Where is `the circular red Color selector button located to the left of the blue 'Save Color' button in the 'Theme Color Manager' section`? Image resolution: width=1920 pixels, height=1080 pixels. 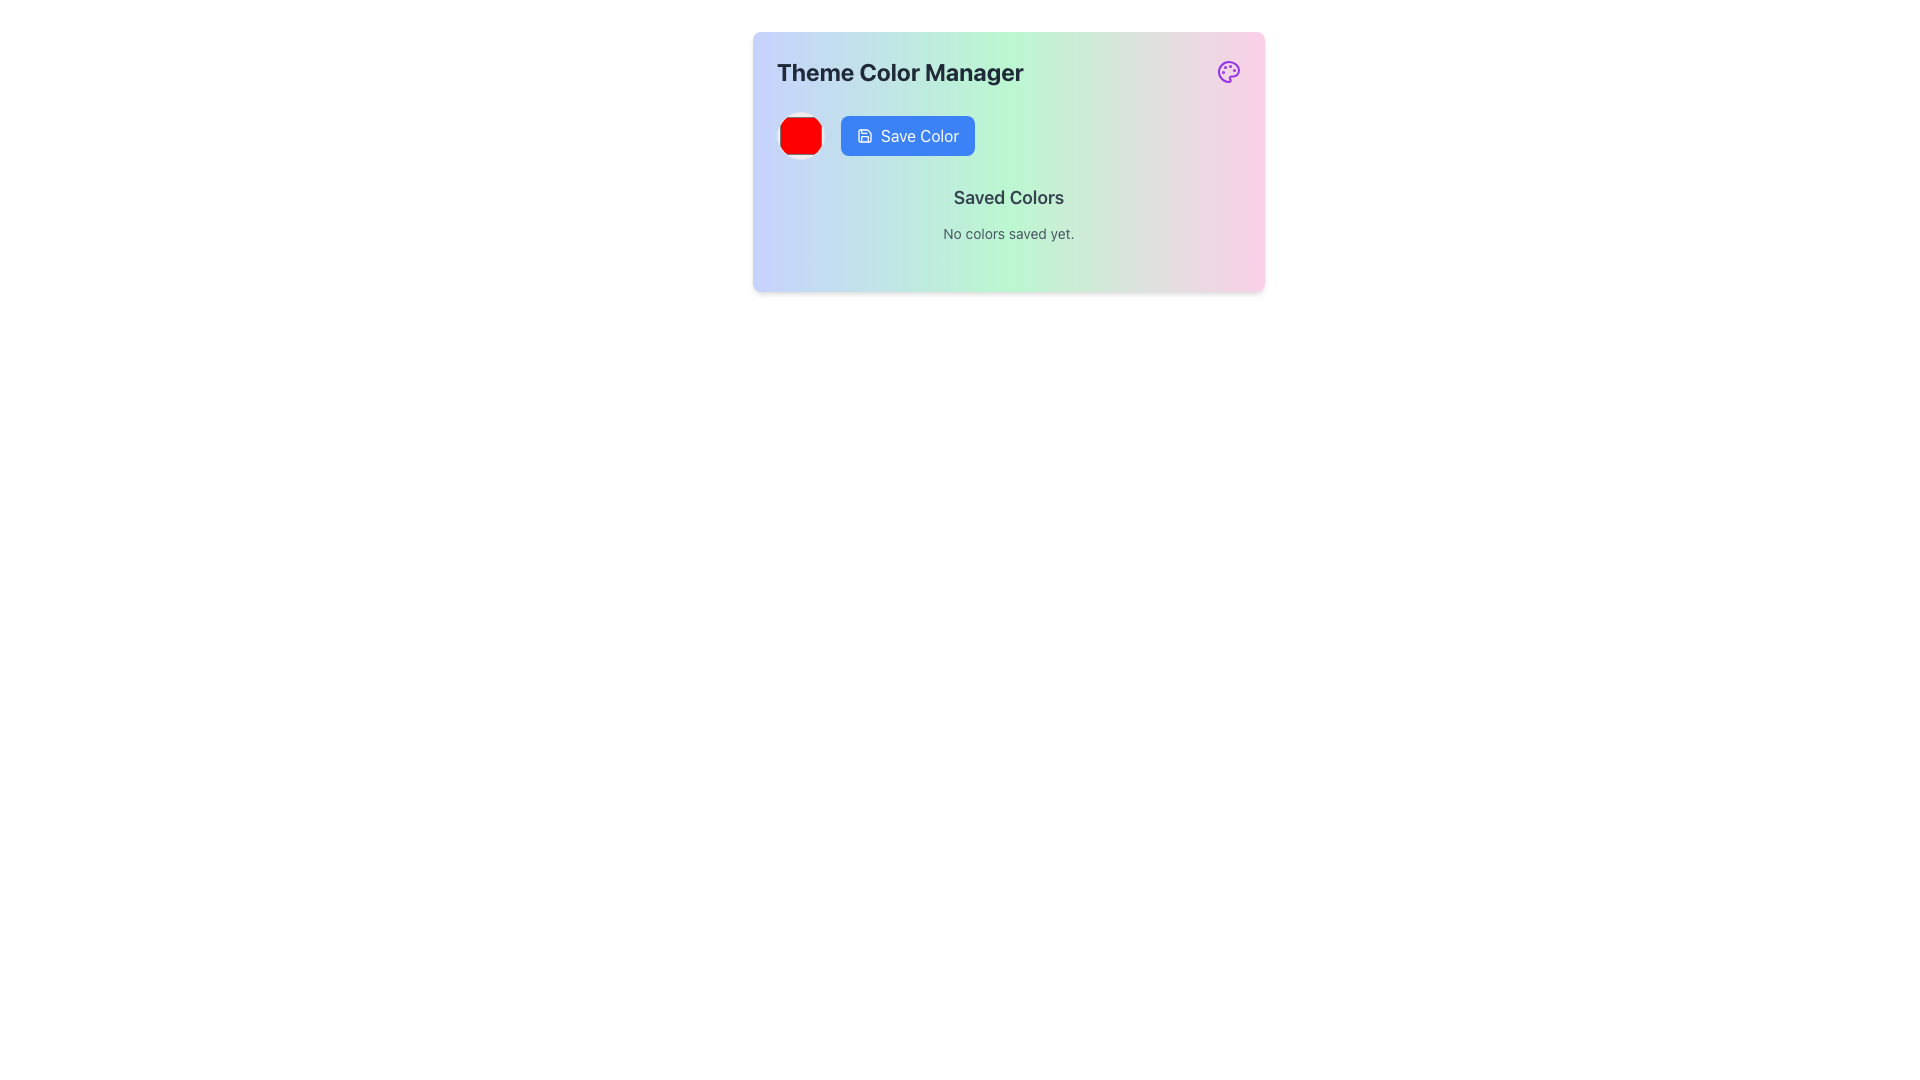 the circular red Color selector button located to the left of the blue 'Save Color' button in the 'Theme Color Manager' section is located at coordinates (801, 135).